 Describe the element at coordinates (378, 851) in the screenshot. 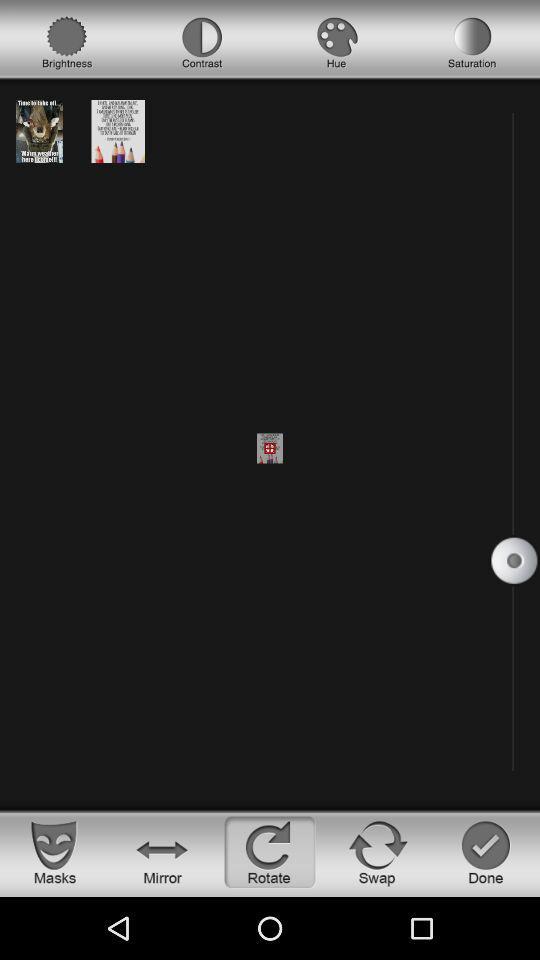

I see `swap the image` at that location.